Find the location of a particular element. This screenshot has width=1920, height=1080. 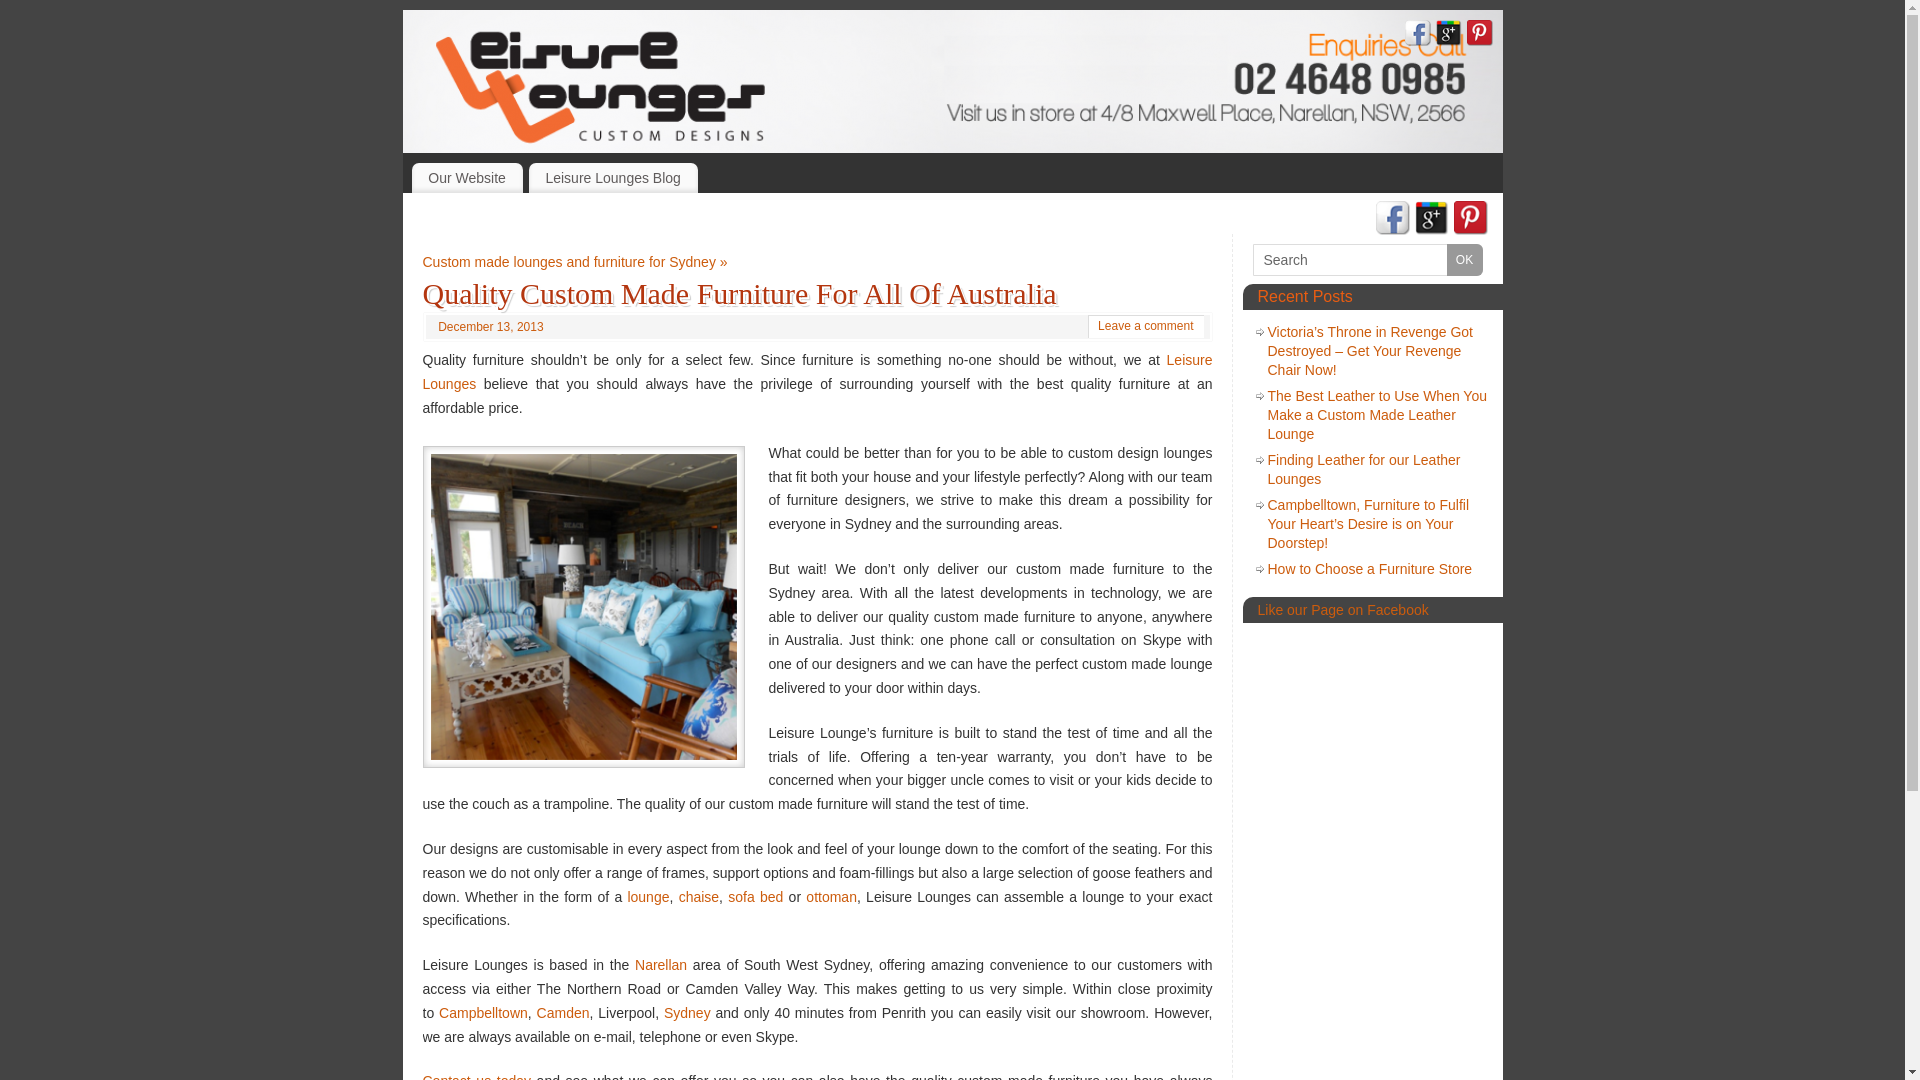

'Leisure Lounges Blog' is located at coordinates (612, 176).